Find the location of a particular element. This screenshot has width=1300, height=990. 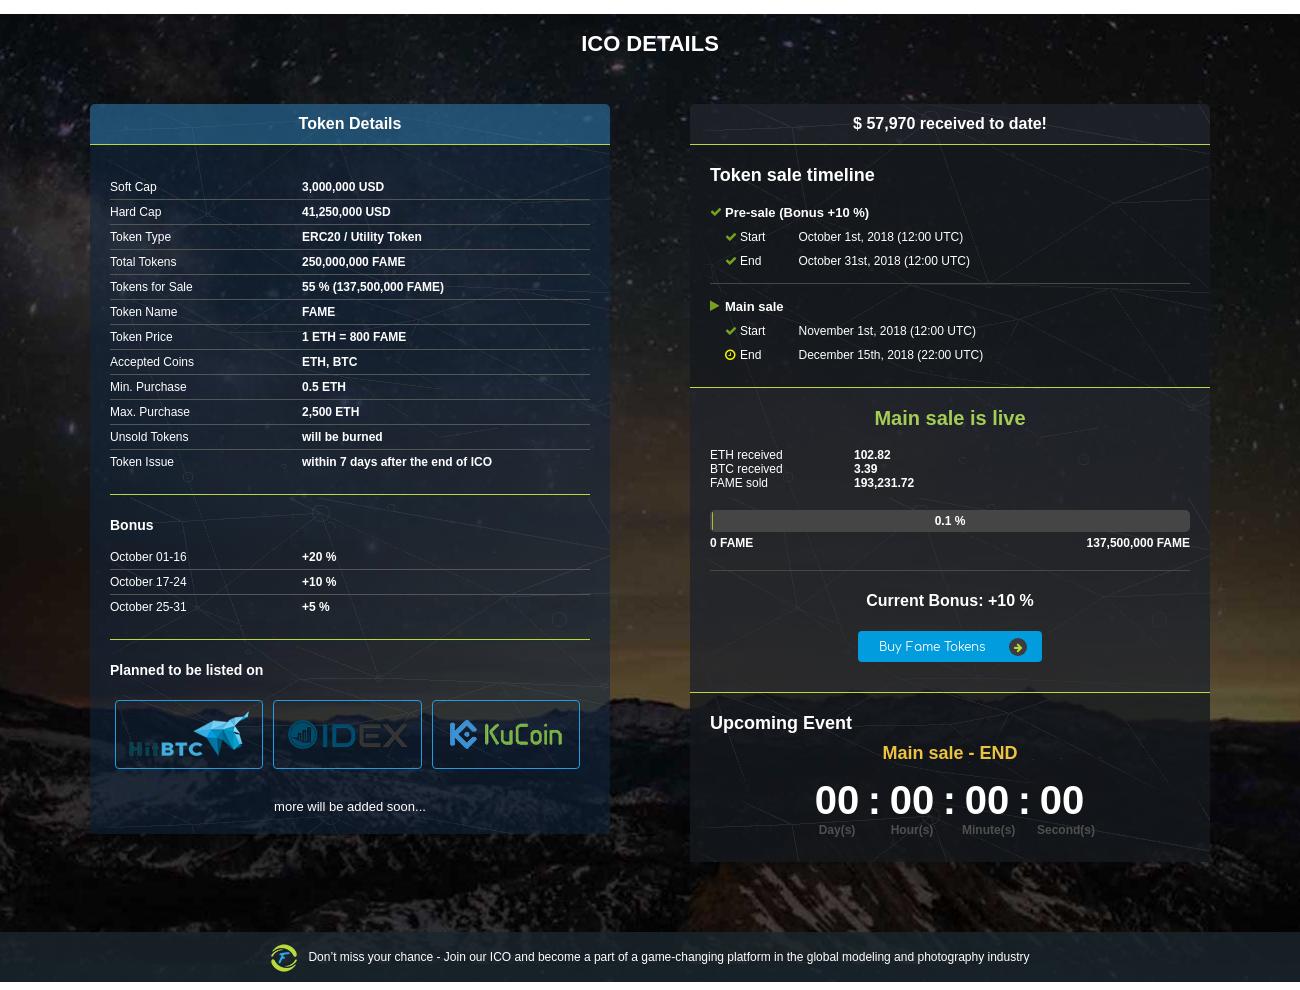

'October 17-24' is located at coordinates (146, 582).